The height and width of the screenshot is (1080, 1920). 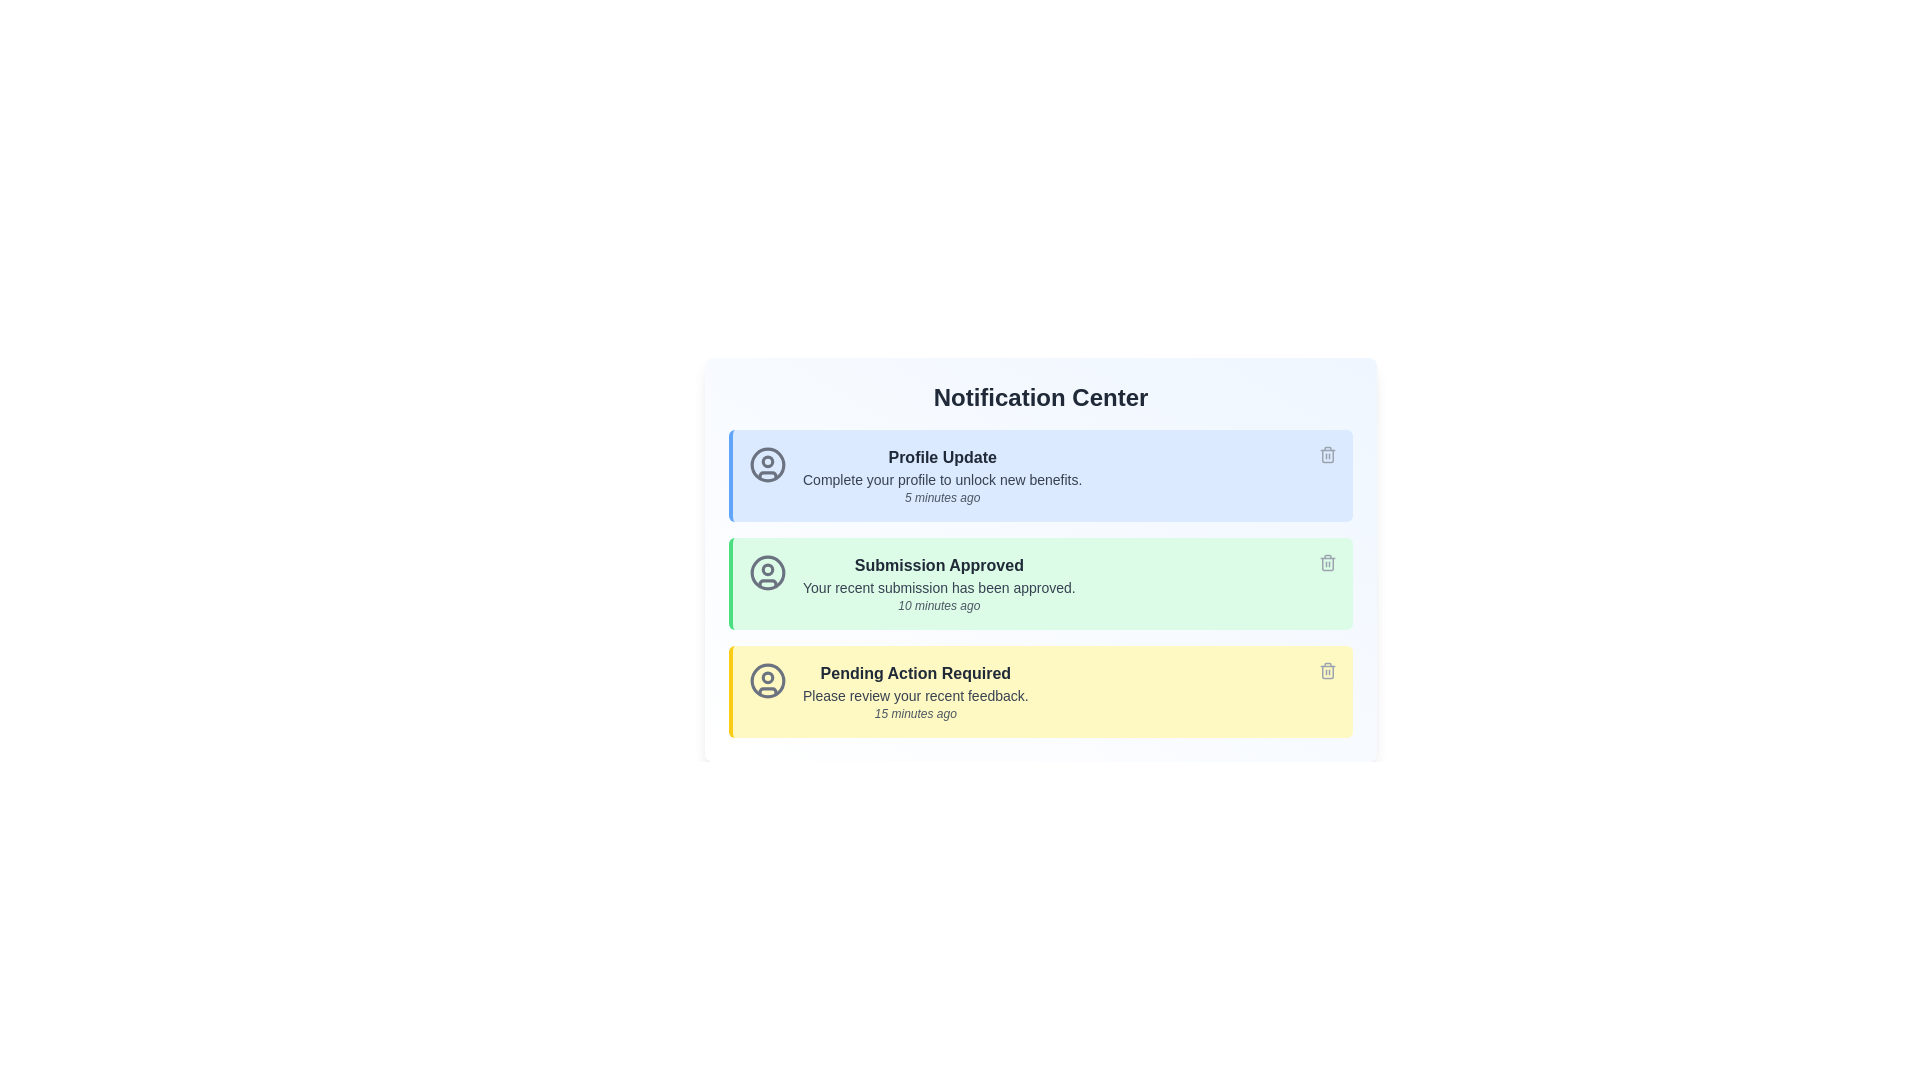 I want to click on the small circular user profile outline icon, which is gray and located to the left of the 'Profile Update' text in the first notification card of the vertical notification list, so click(x=767, y=465).